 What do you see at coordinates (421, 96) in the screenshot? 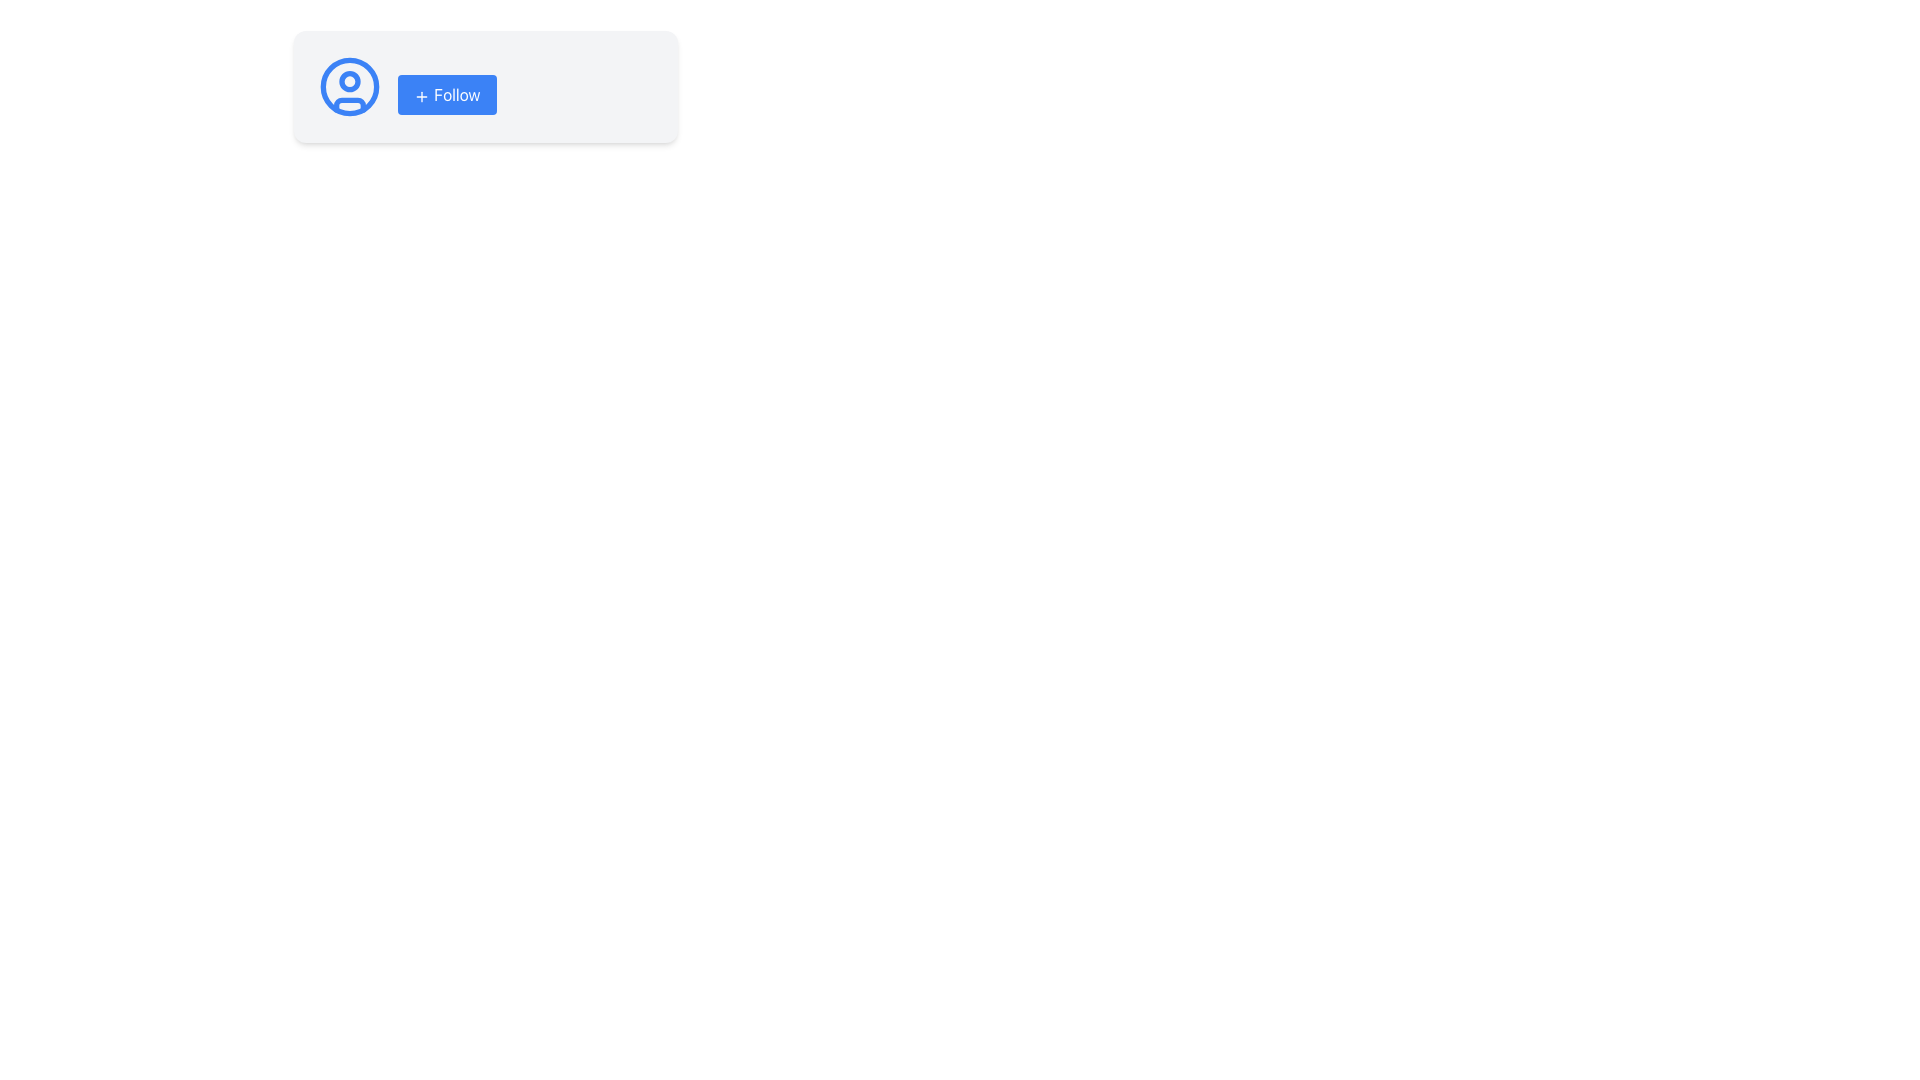
I see `the plus sign icon located to the left of the 'Follow' text inside the blue button` at bounding box center [421, 96].